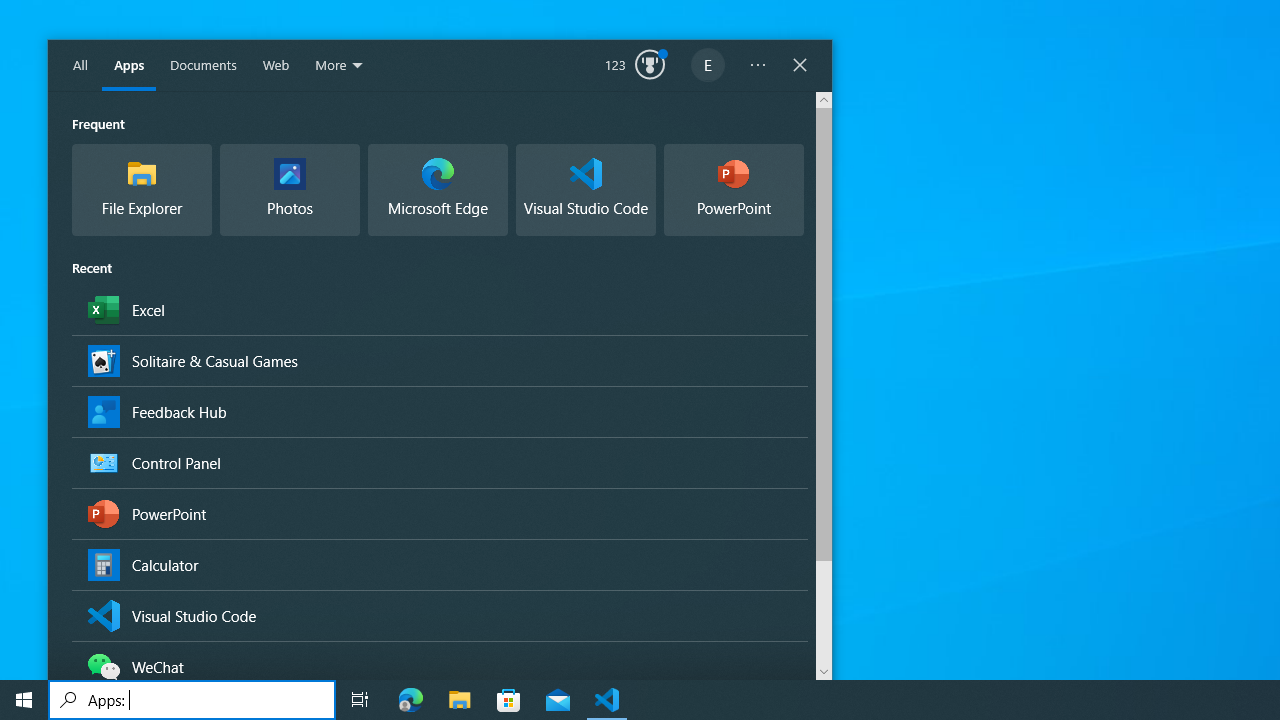  What do you see at coordinates (288, 190) in the screenshot?
I see `'Photos, App'` at bounding box center [288, 190].